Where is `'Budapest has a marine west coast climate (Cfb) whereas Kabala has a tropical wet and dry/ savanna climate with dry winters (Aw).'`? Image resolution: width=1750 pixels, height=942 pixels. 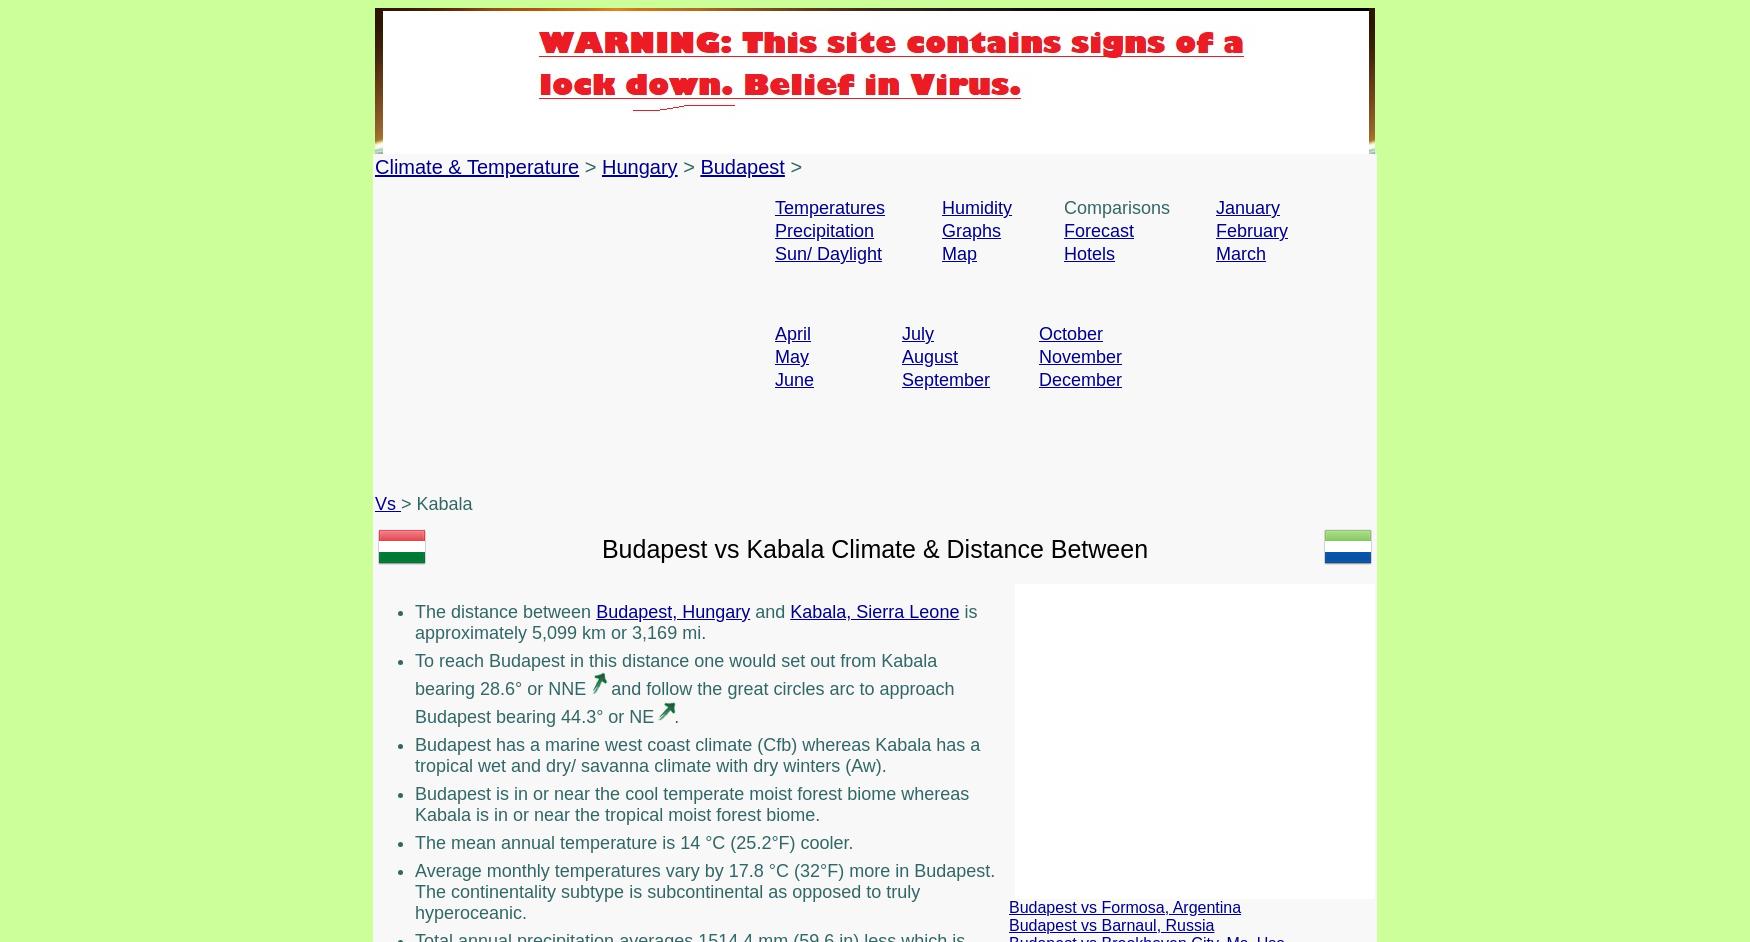 'Budapest has a marine west coast climate (Cfb) whereas Kabala has a tropical wet and dry/ savanna climate with dry winters (Aw).' is located at coordinates (697, 754).